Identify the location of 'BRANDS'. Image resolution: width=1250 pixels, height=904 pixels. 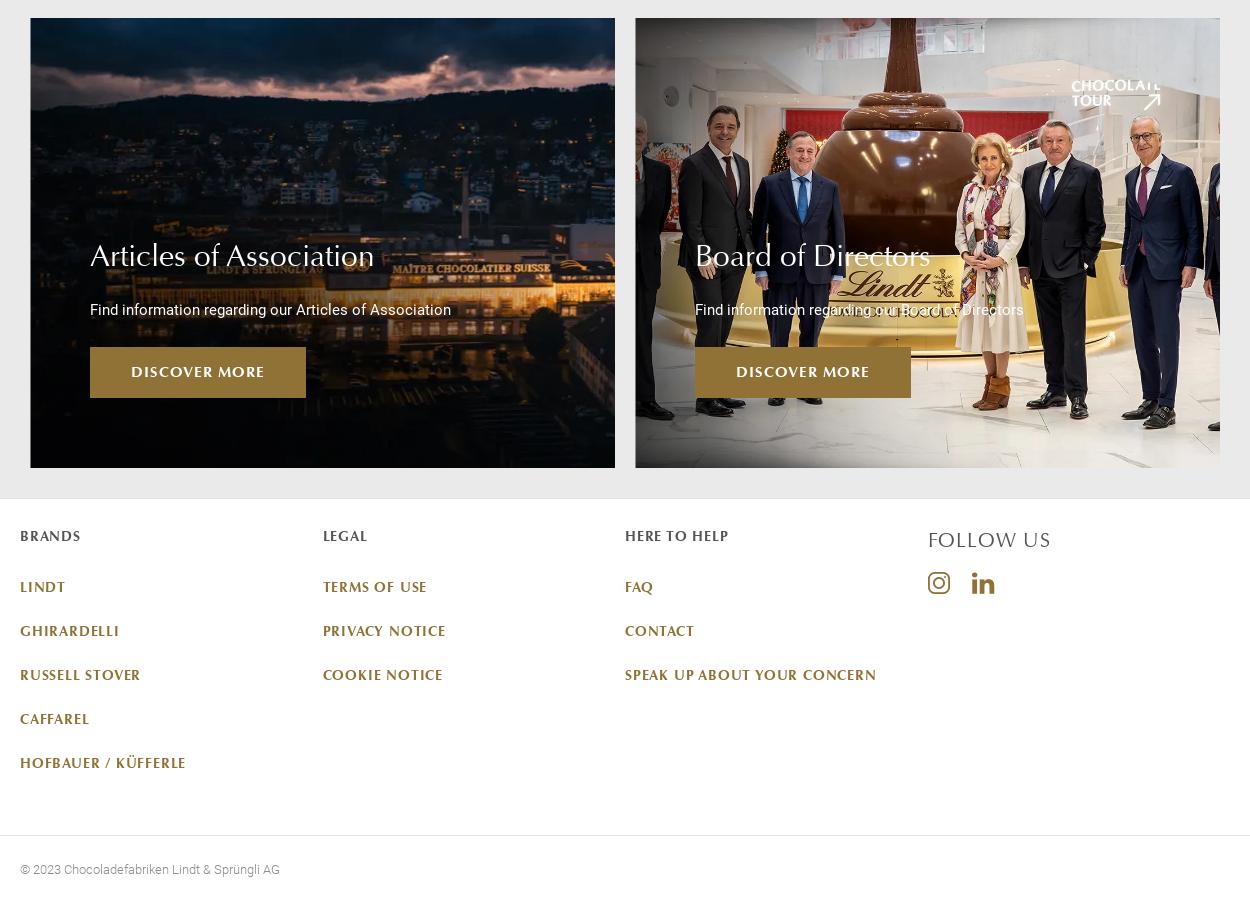
(50, 535).